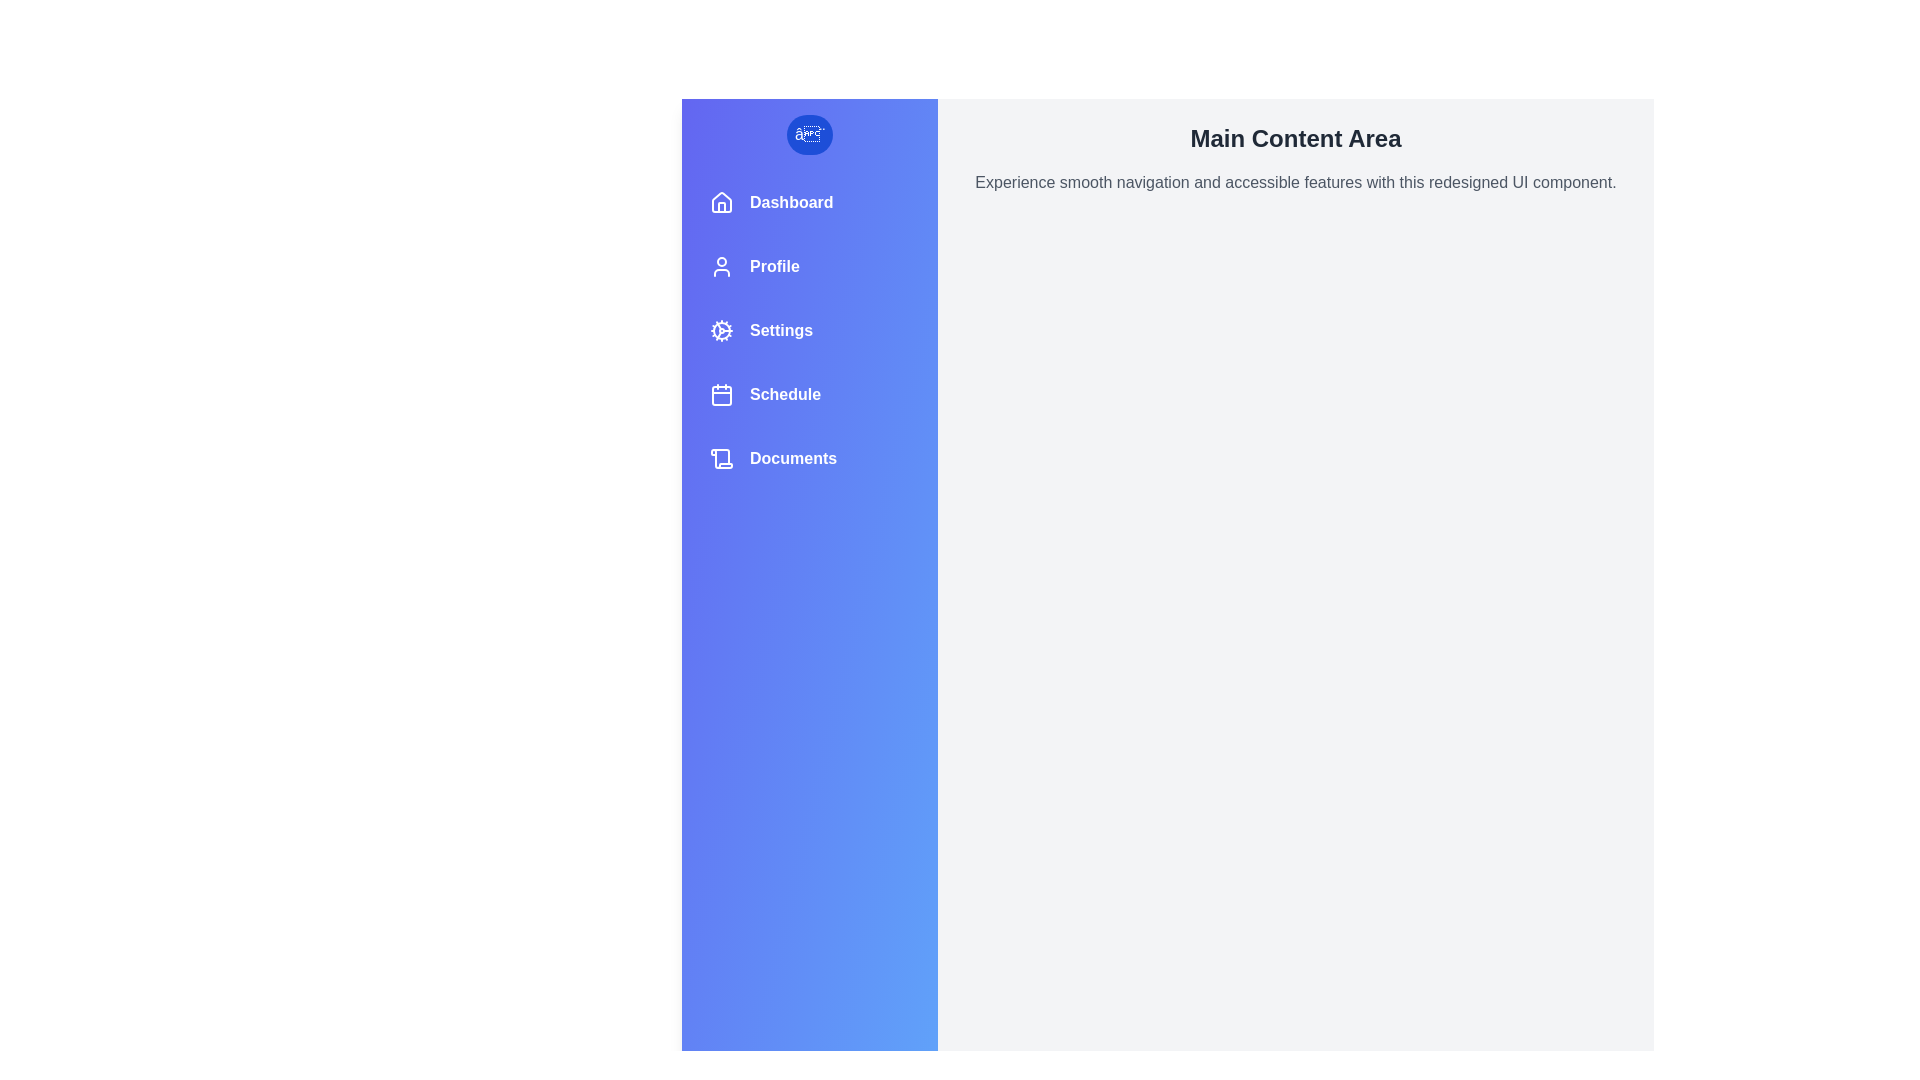  I want to click on the navigation item labeled Dashboard, so click(810, 203).